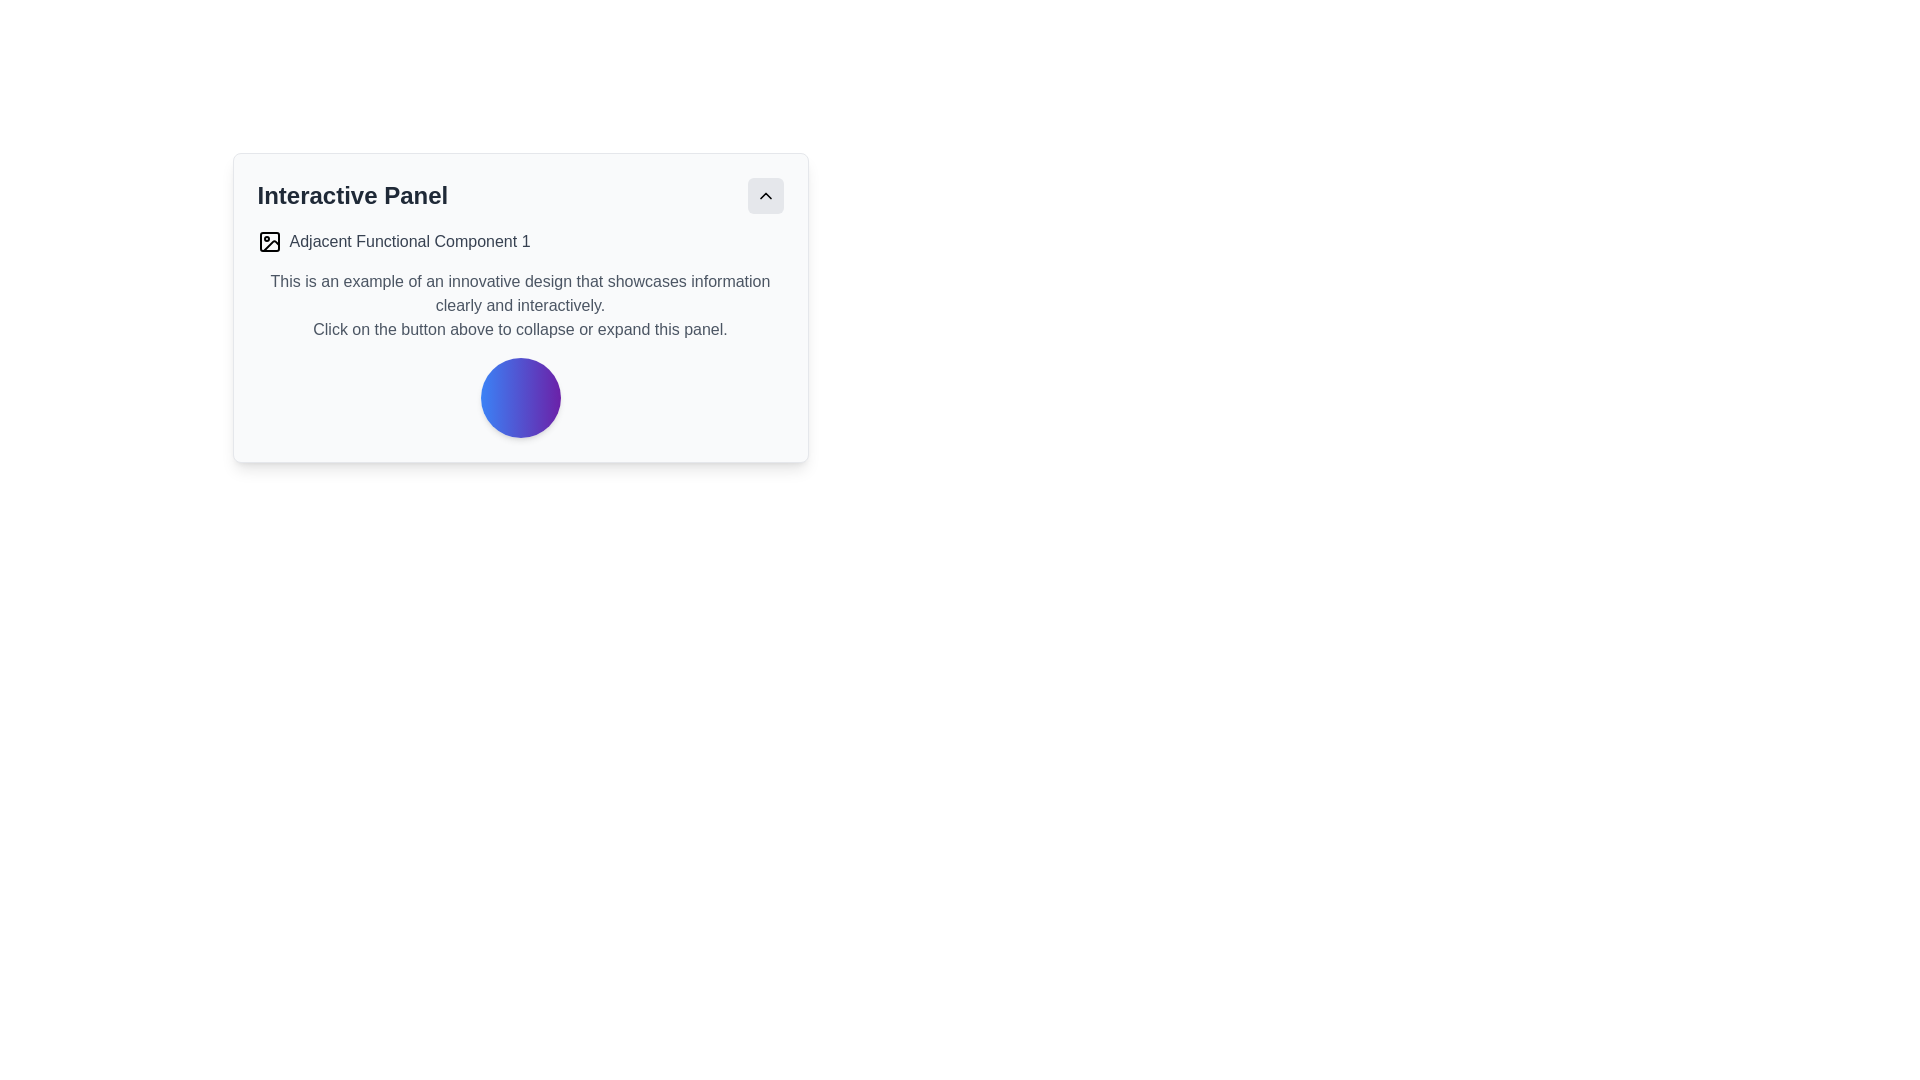 Image resolution: width=1920 pixels, height=1080 pixels. I want to click on the informative text element located below the 'Interactive Panel' heading and under the 'Adjacent Functional Component 1' title, so click(520, 293).